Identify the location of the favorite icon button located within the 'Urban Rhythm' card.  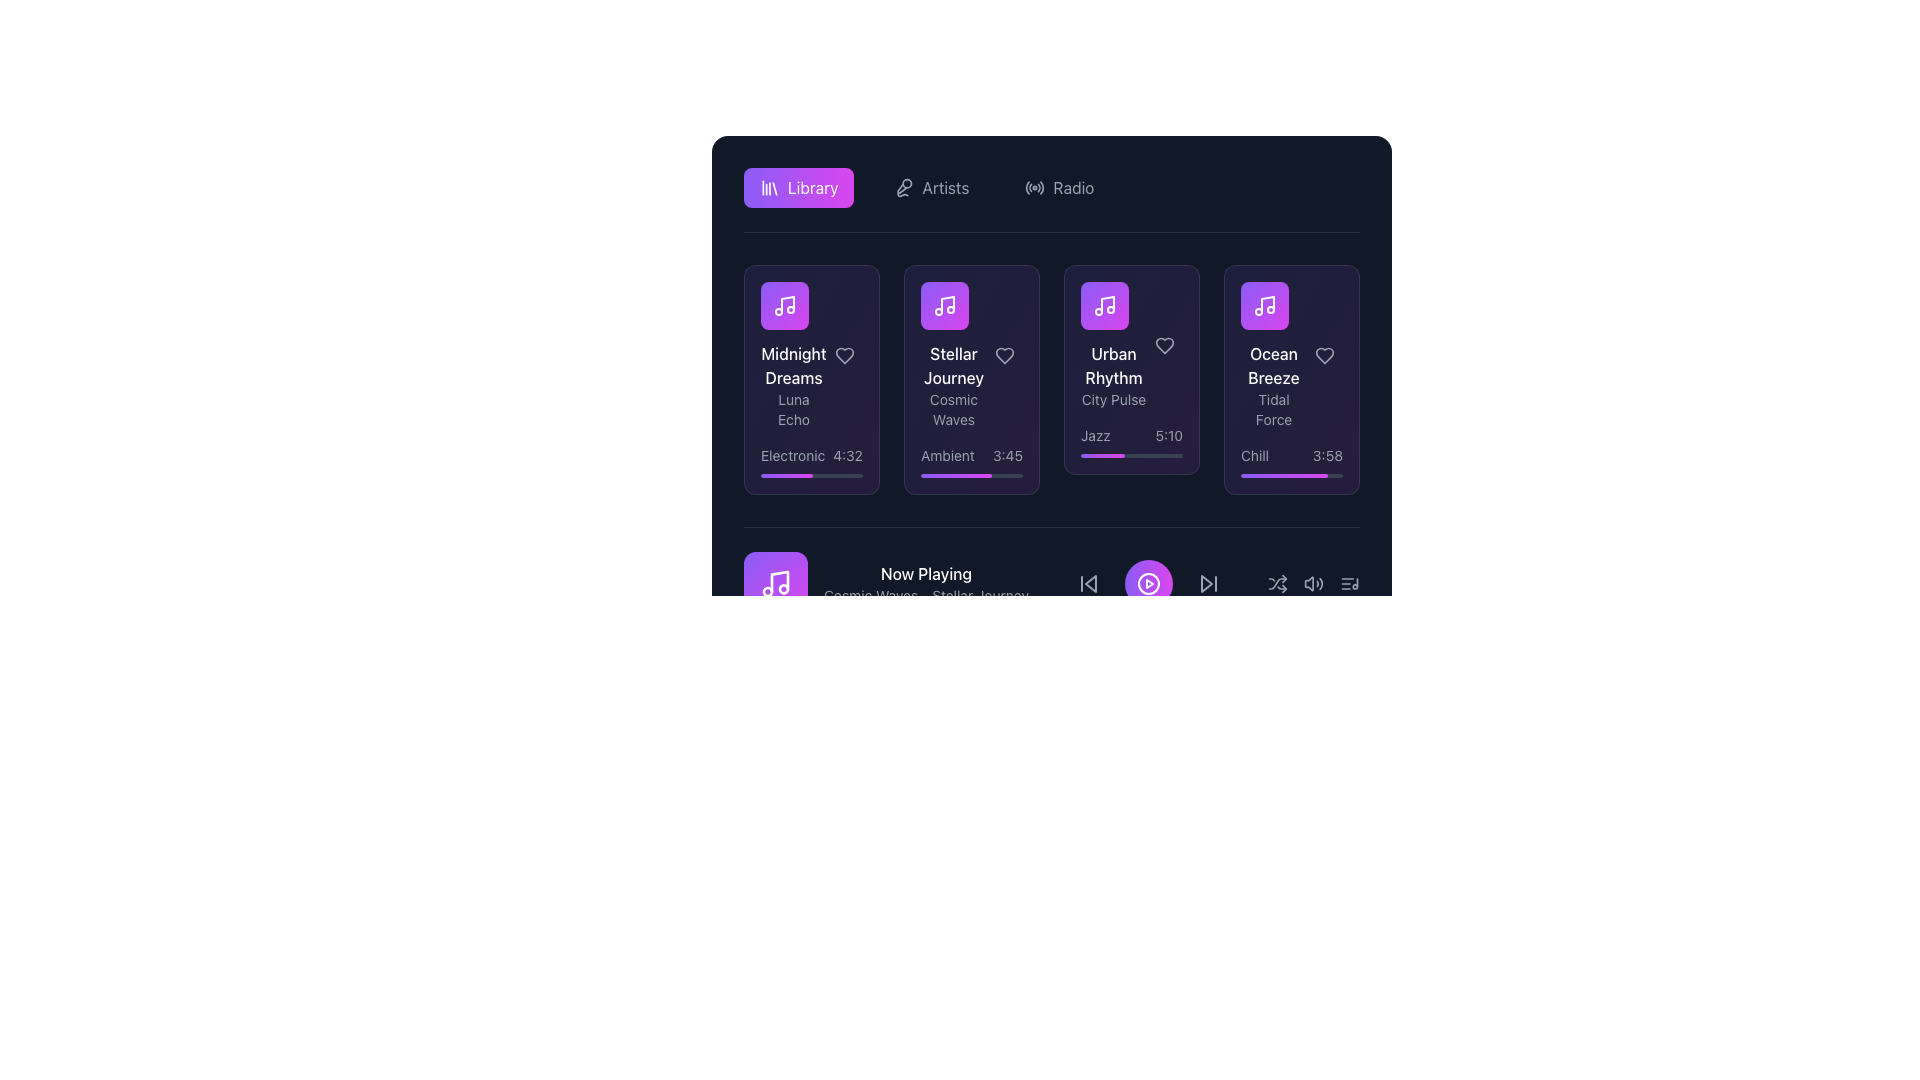
(1165, 345).